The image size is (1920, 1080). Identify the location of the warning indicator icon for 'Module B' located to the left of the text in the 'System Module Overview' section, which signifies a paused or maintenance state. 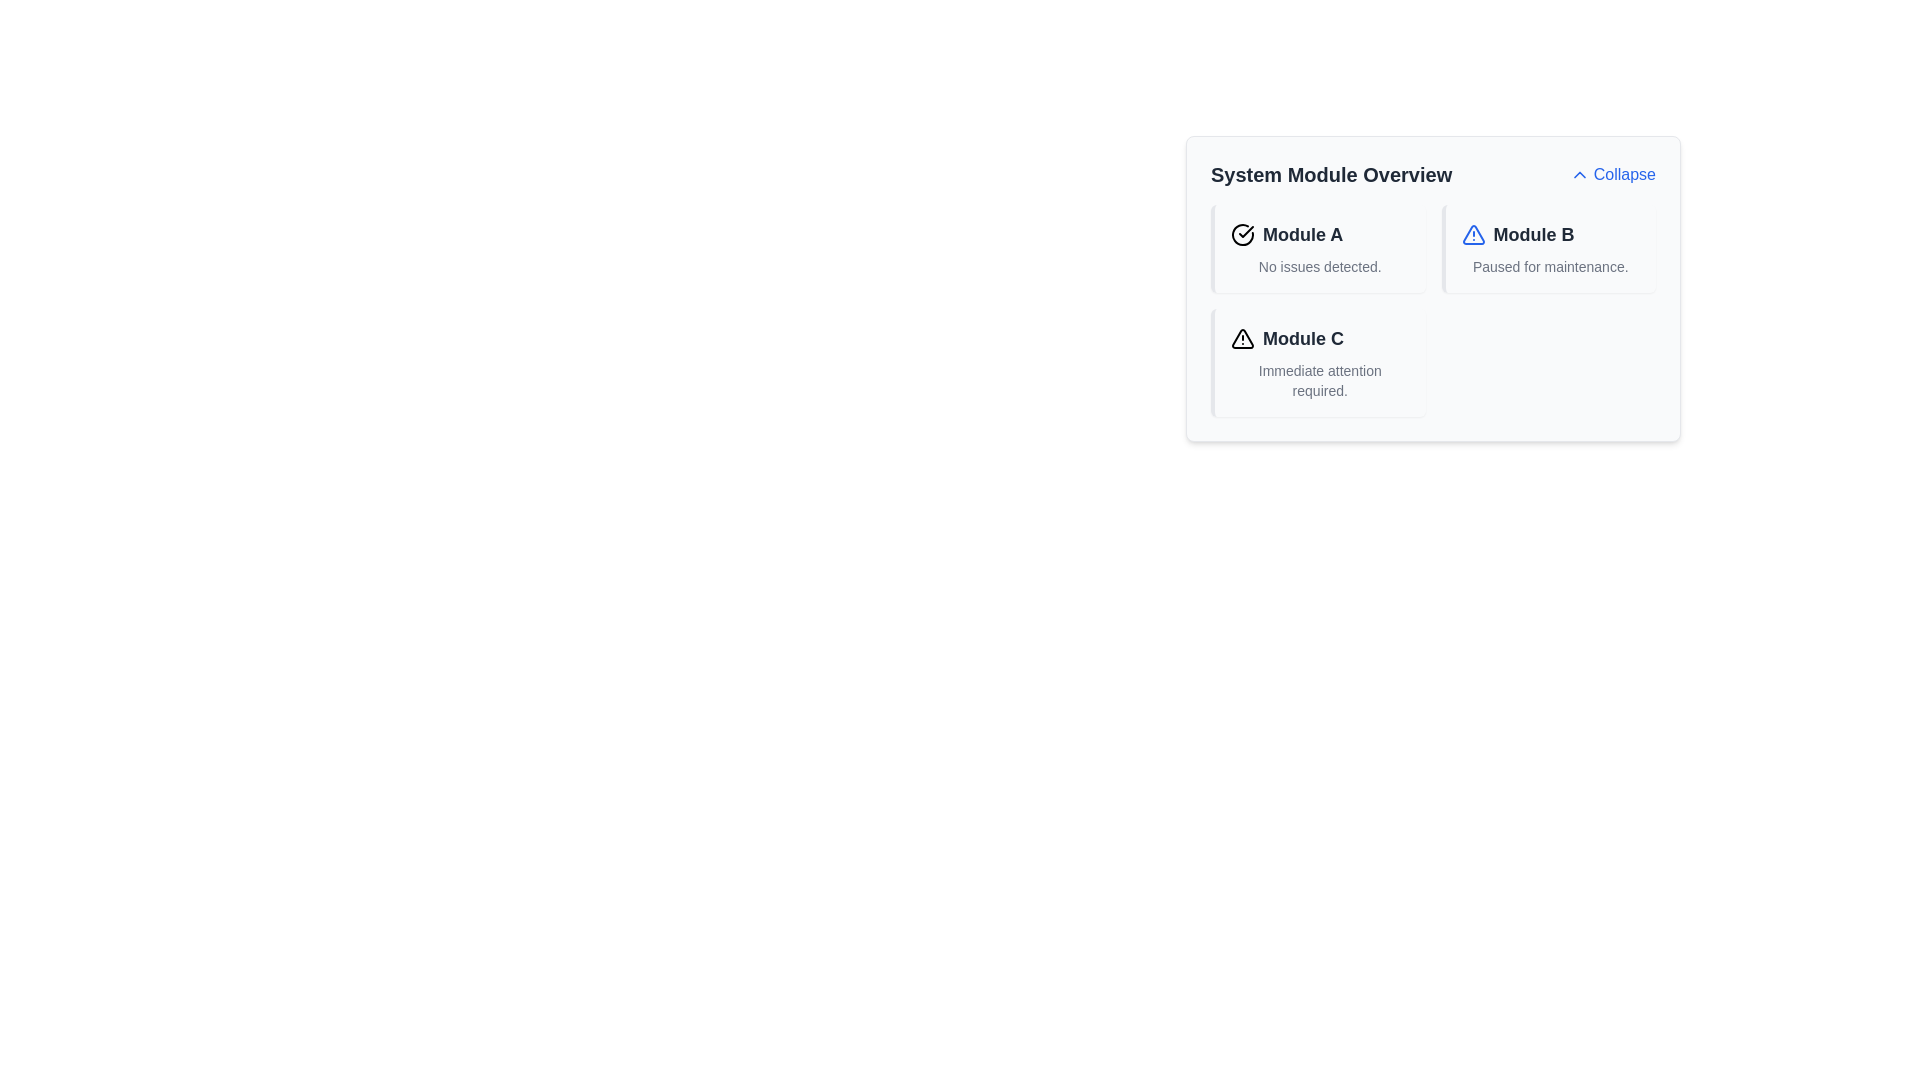
(1473, 234).